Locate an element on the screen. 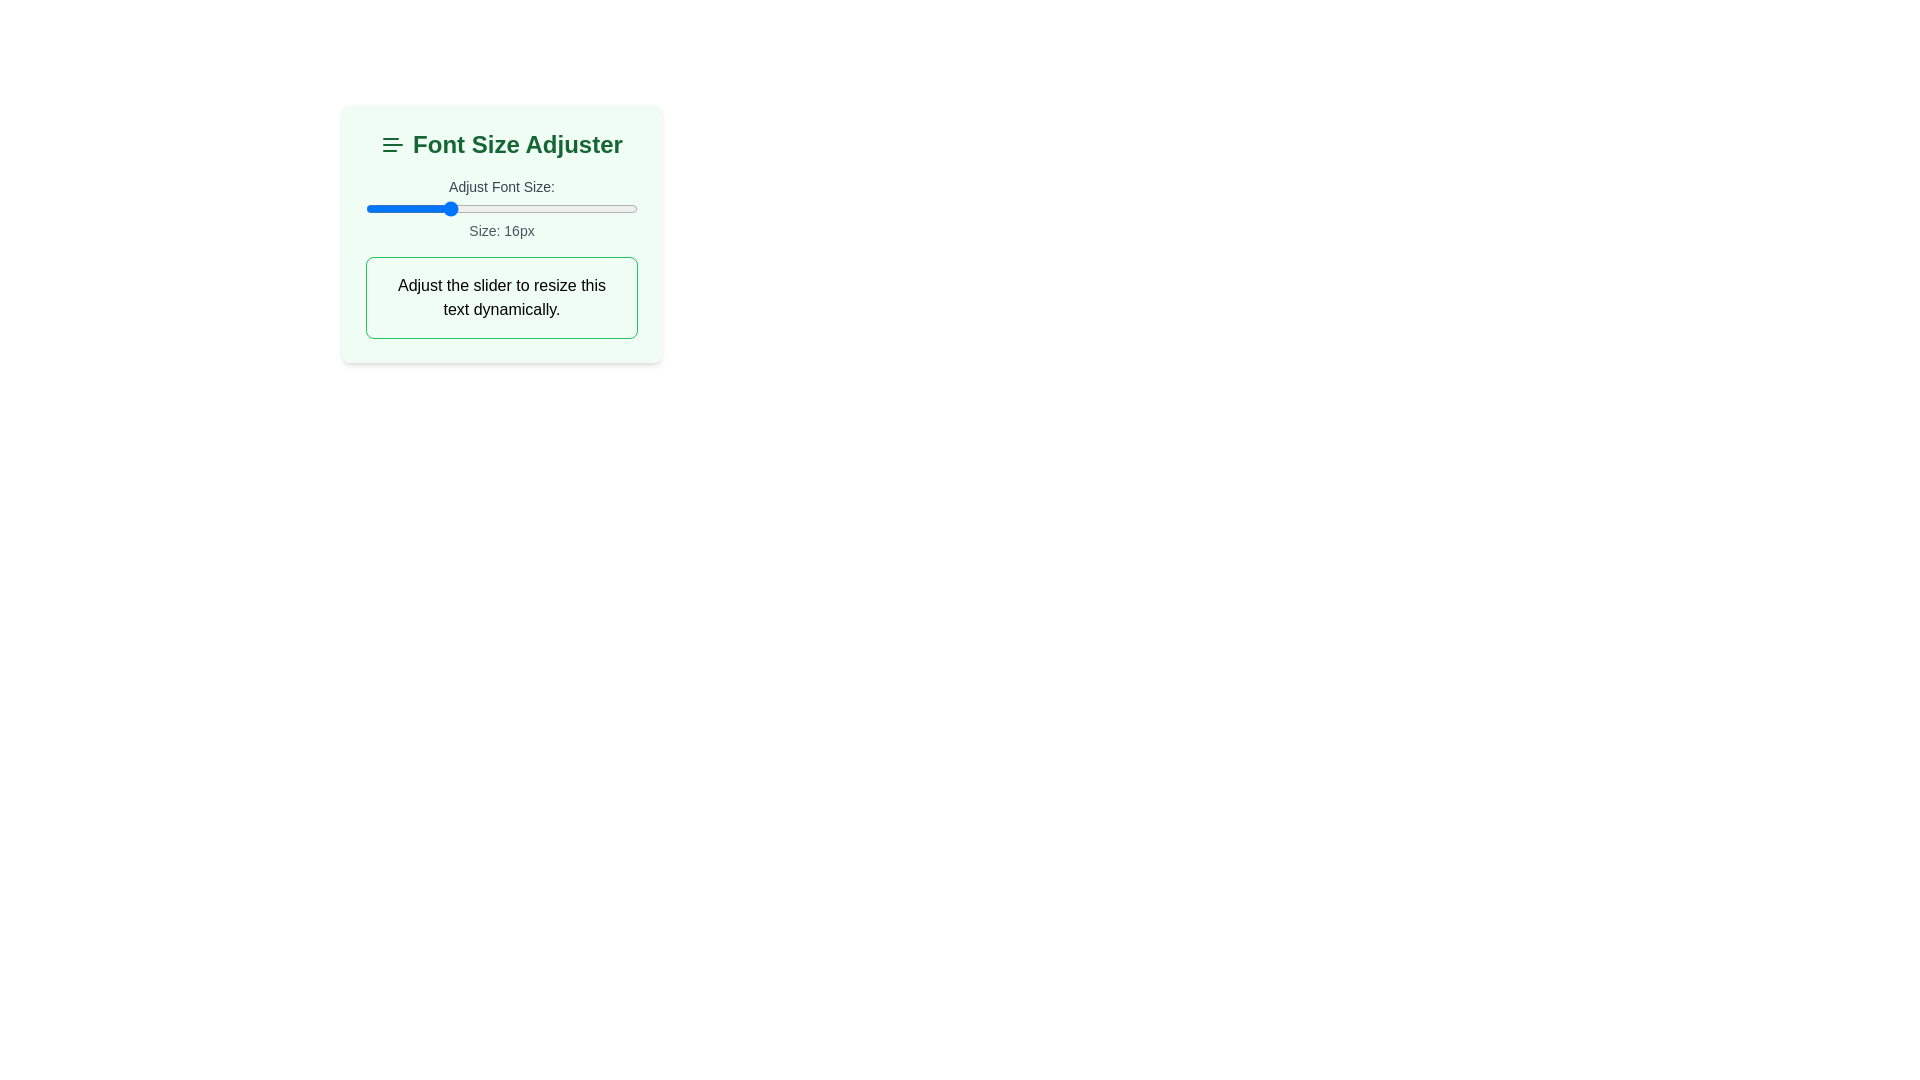  the slider to set the font size to 11 px is located at coordinates (379, 208).